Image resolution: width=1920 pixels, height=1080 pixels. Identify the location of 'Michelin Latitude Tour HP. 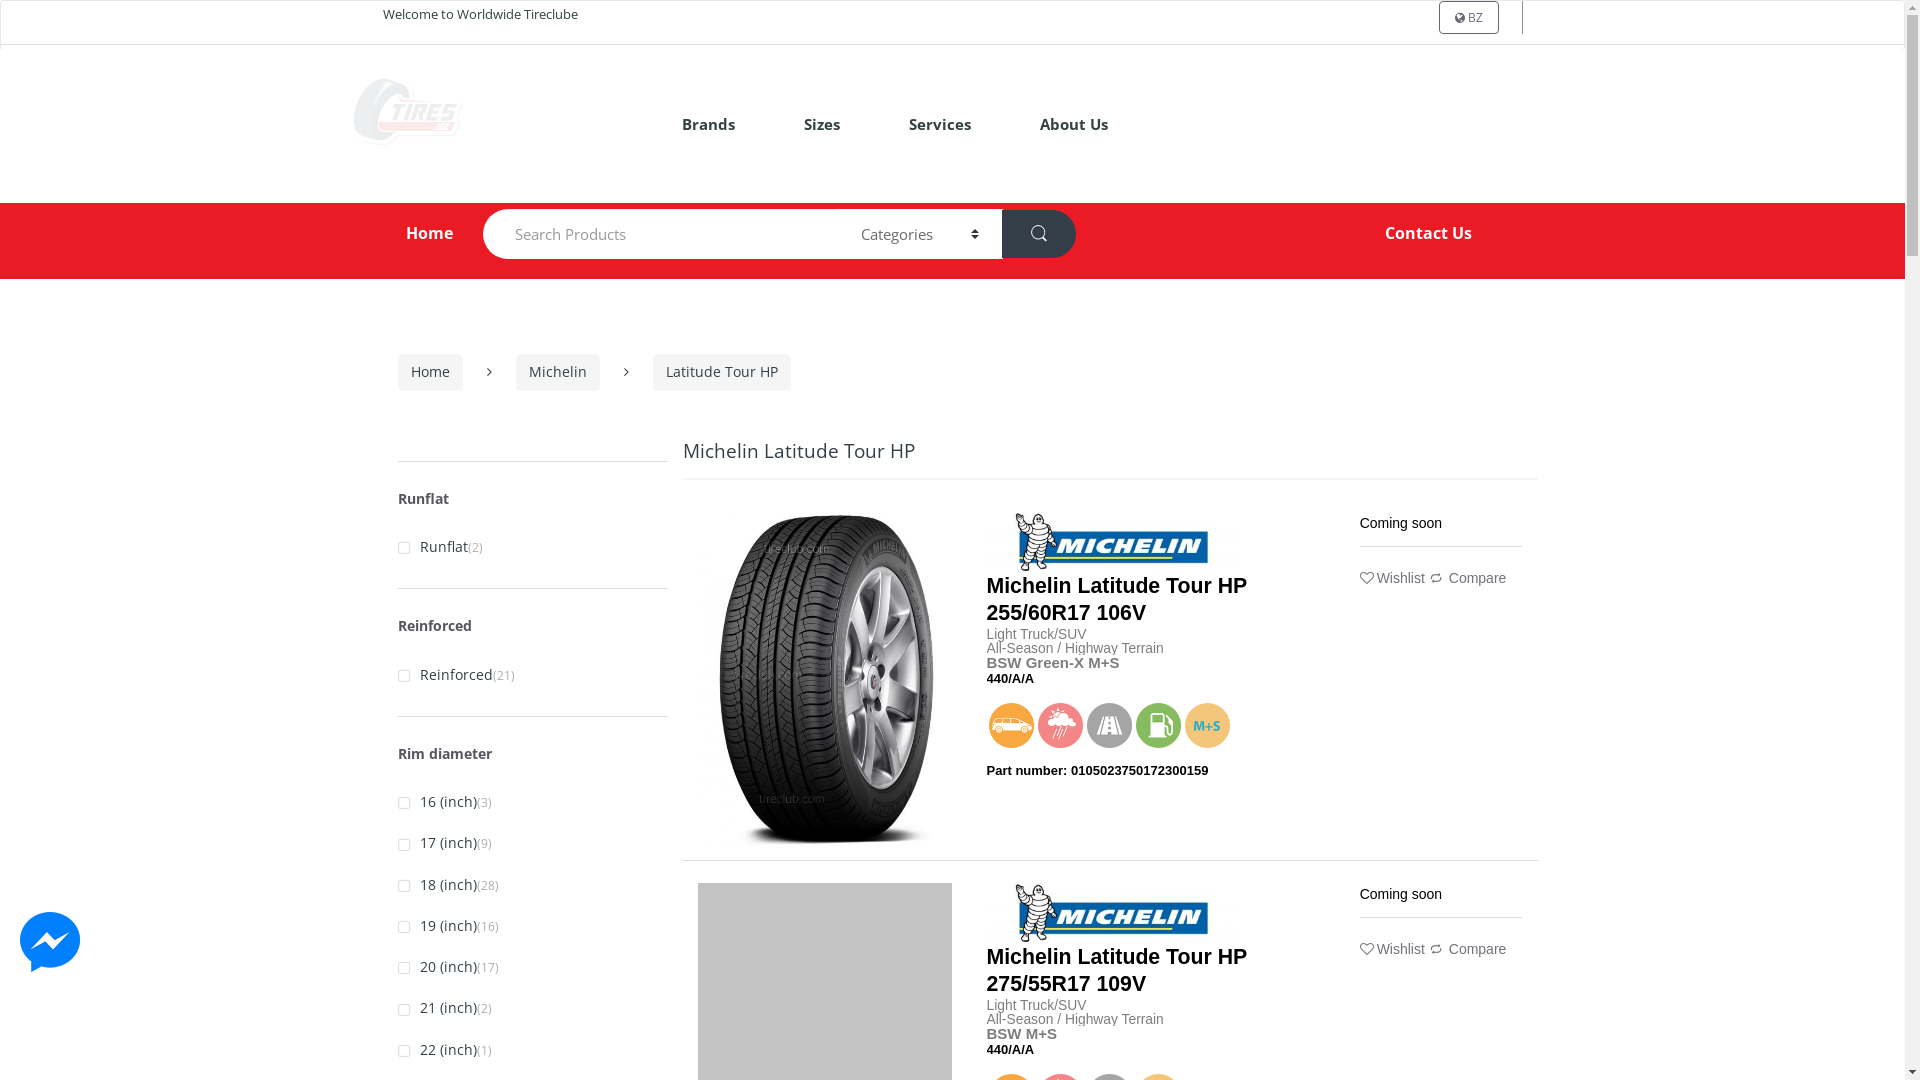
(985, 969).